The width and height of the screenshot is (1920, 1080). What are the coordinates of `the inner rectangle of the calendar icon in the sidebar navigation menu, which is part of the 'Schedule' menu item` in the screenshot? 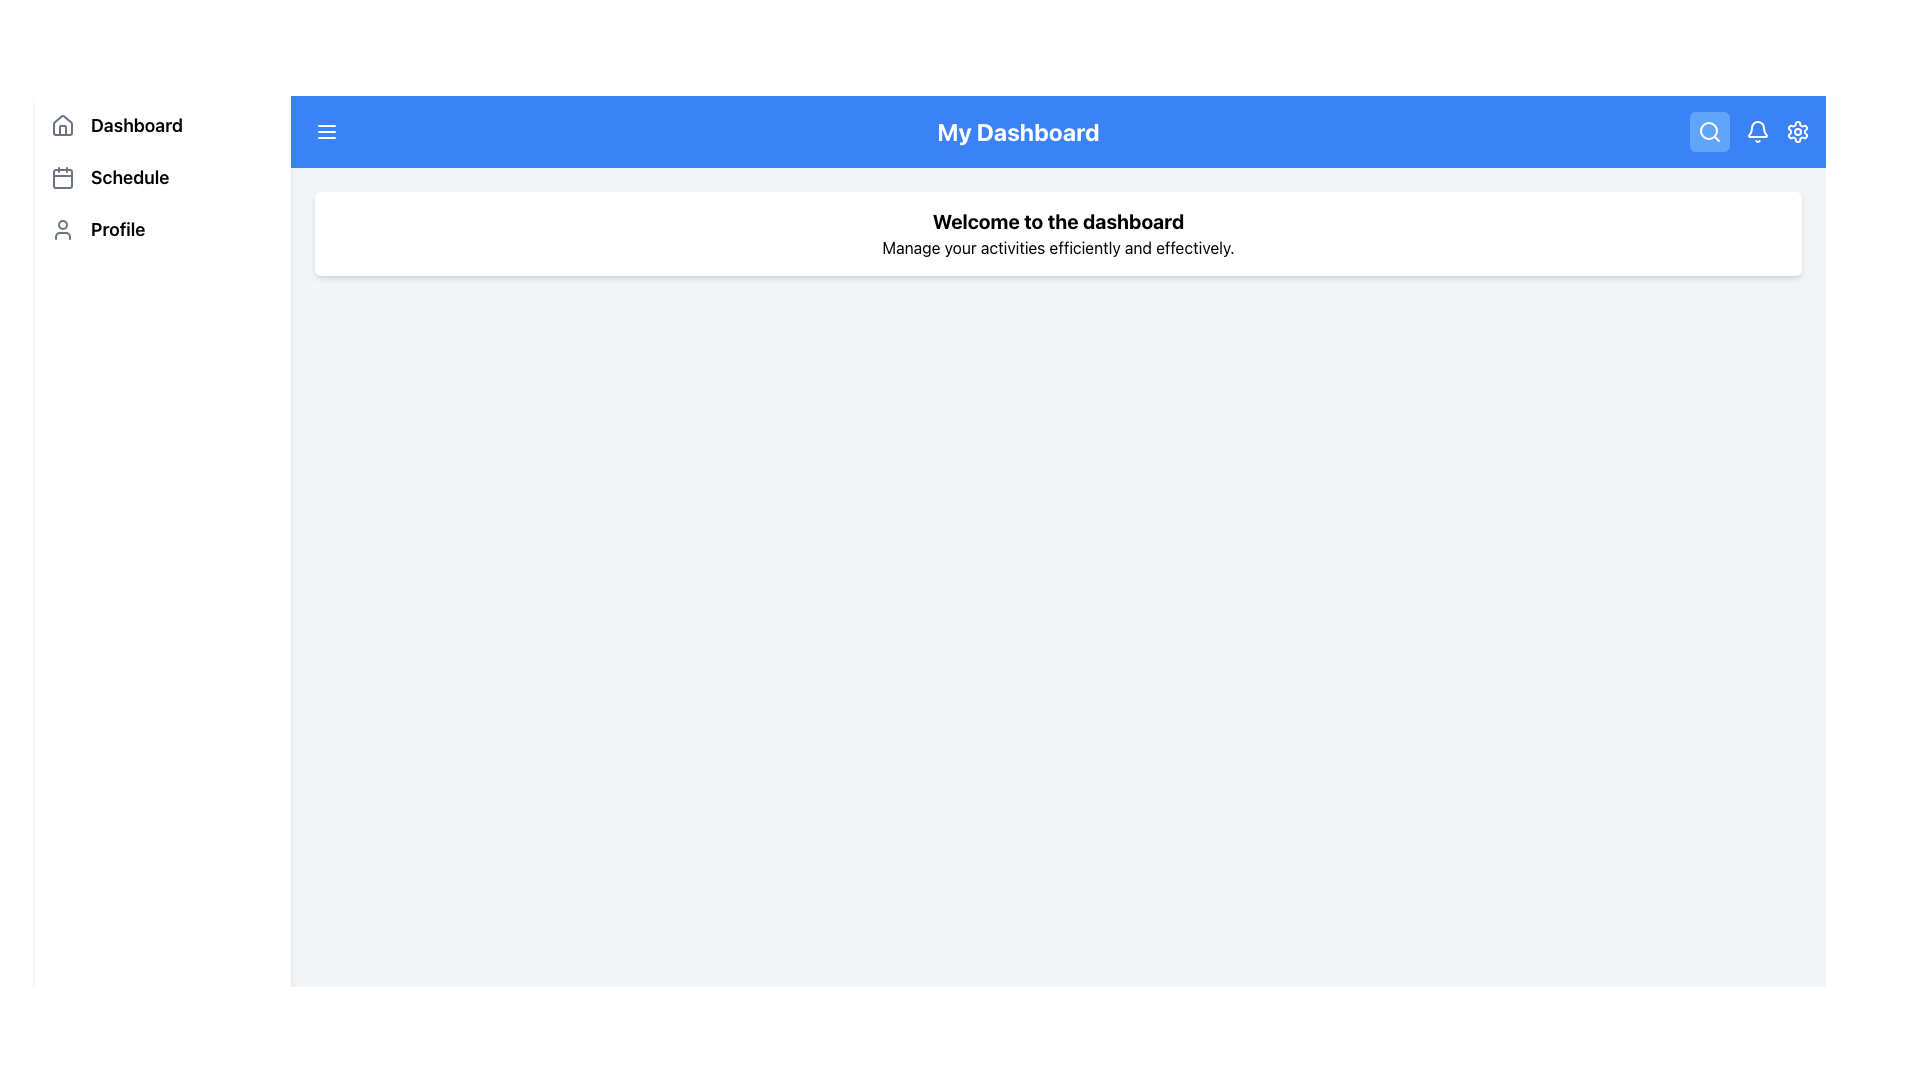 It's located at (62, 177).